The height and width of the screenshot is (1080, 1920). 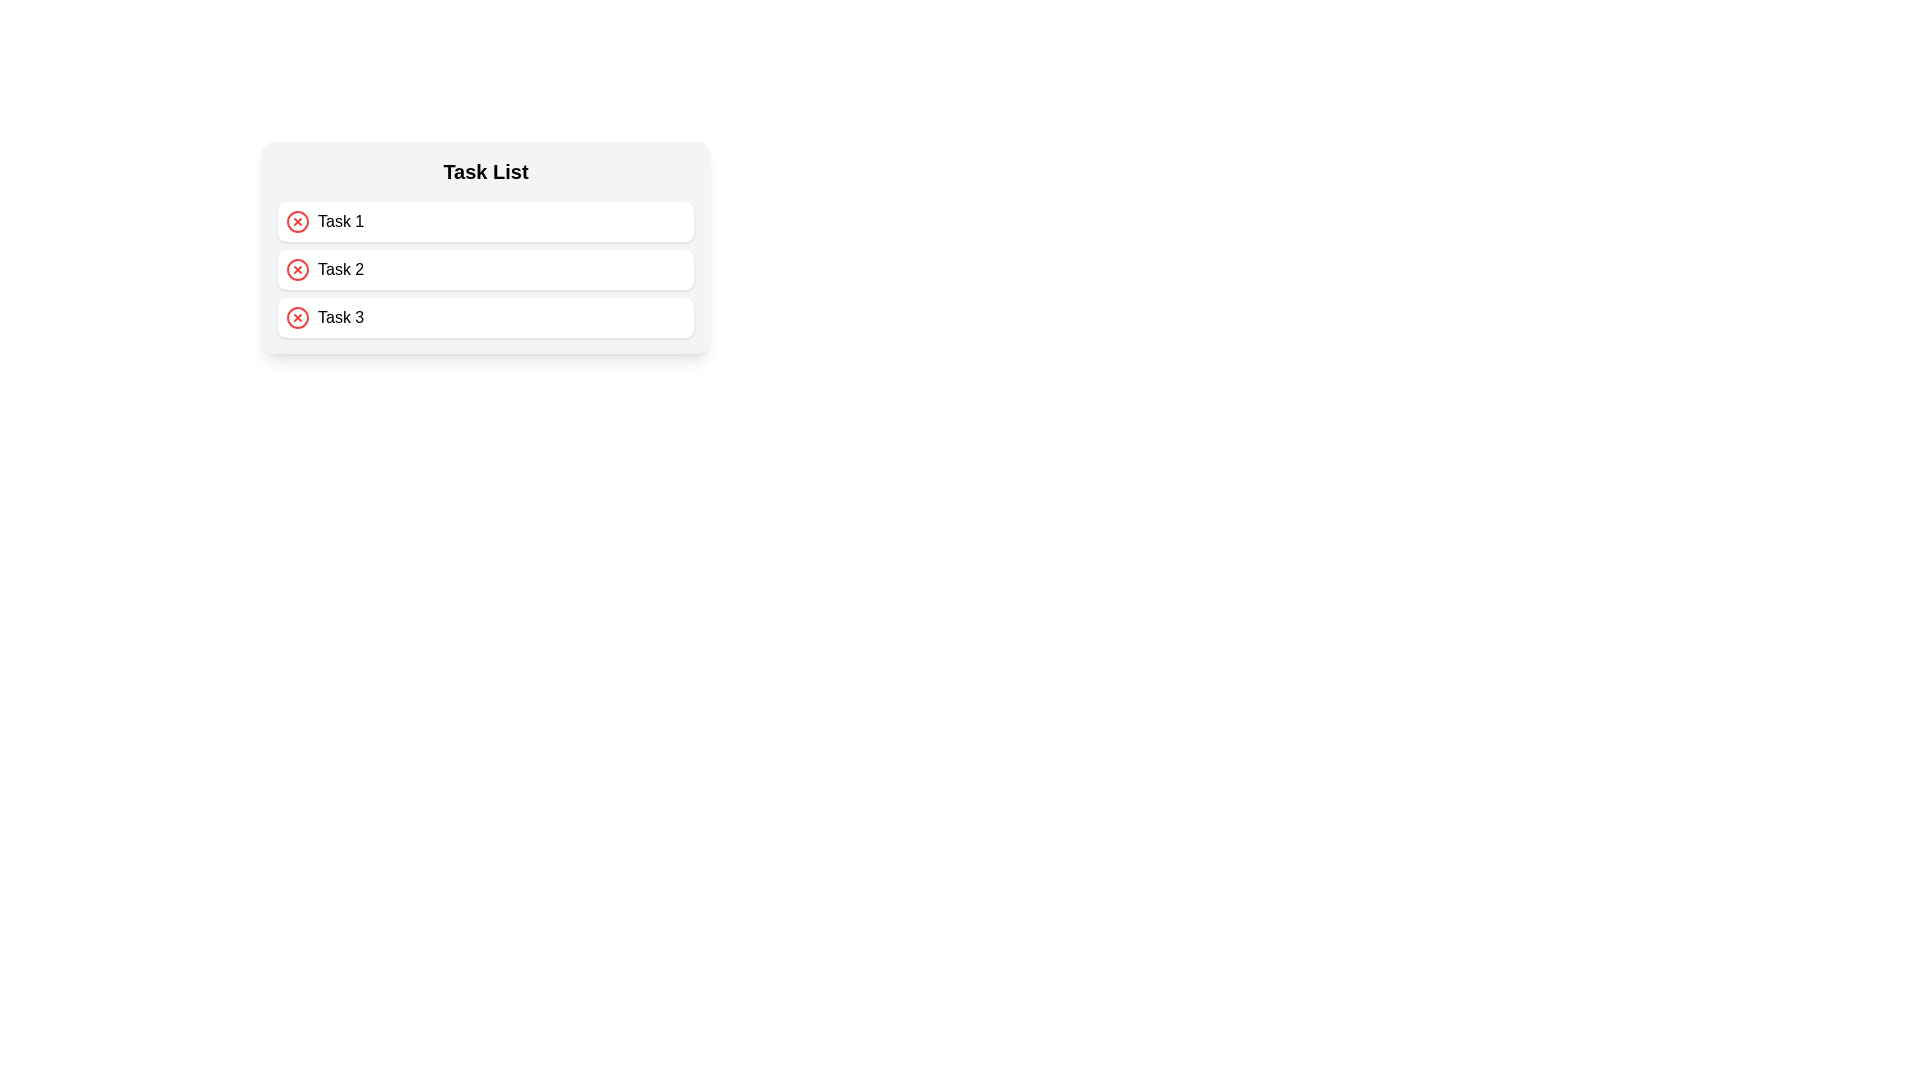 I want to click on text from the title label of the third task entry in the task list, located at the bottom of the three task items, so click(x=325, y=316).